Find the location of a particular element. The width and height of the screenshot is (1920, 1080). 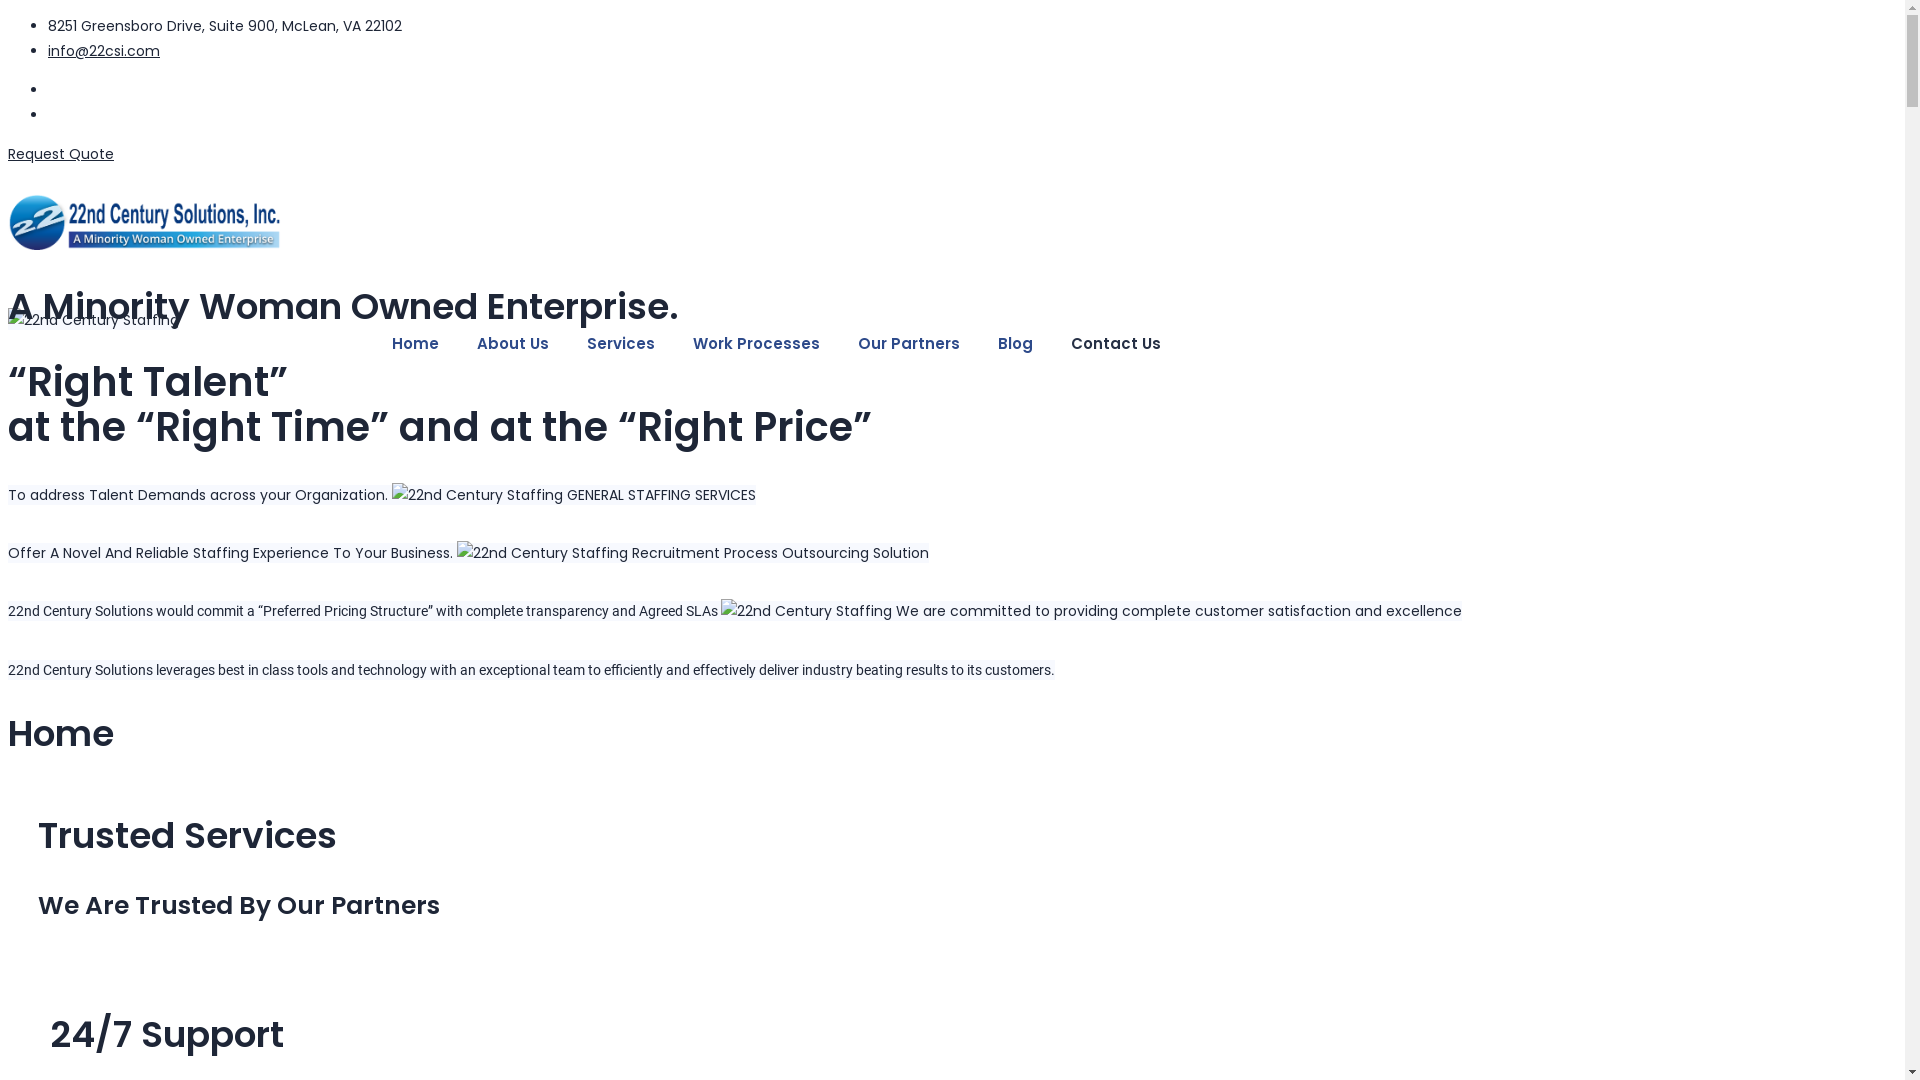

'Work Processes' is located at coordinates (755, 342).